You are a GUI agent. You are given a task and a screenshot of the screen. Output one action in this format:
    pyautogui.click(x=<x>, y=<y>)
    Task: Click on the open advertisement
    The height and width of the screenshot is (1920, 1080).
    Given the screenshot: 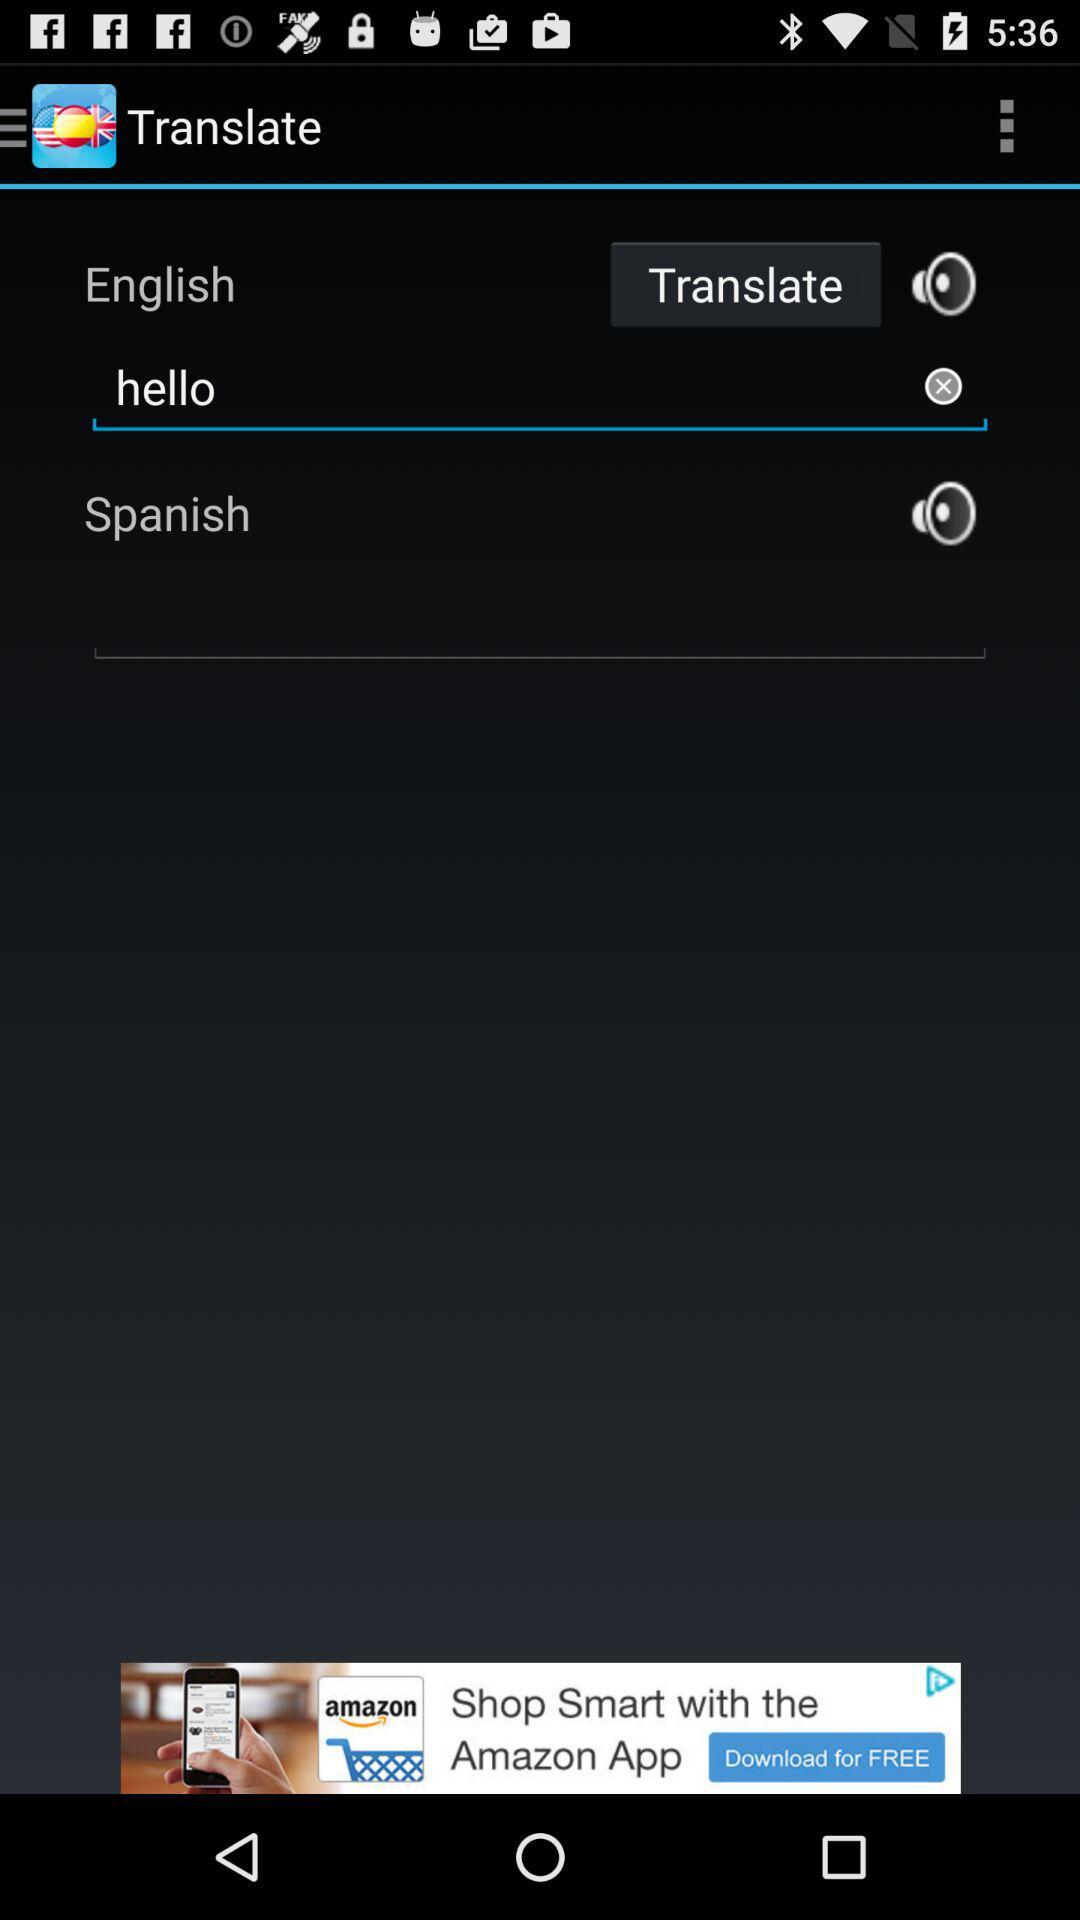 What is the action you would take?
    pyautogui.click(x=540, y=1727)
    